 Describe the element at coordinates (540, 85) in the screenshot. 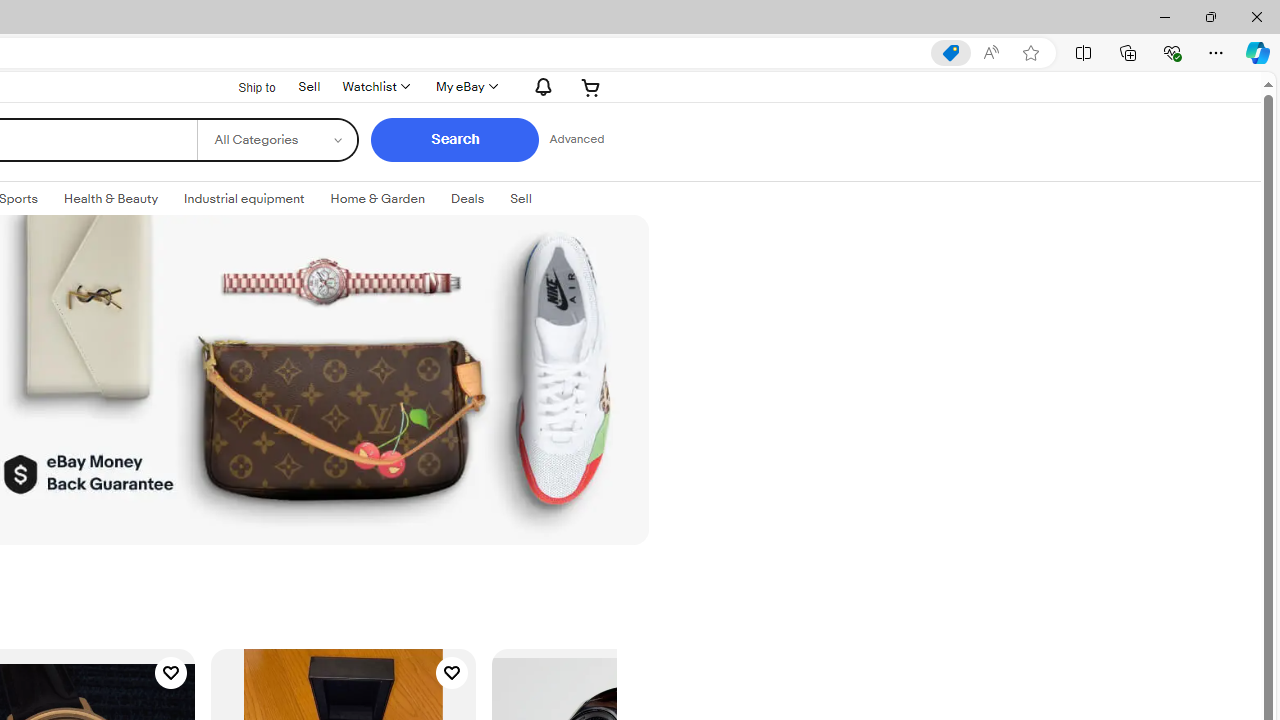

I see `'AutomationID: gh-eb-Alerts'` at that location.